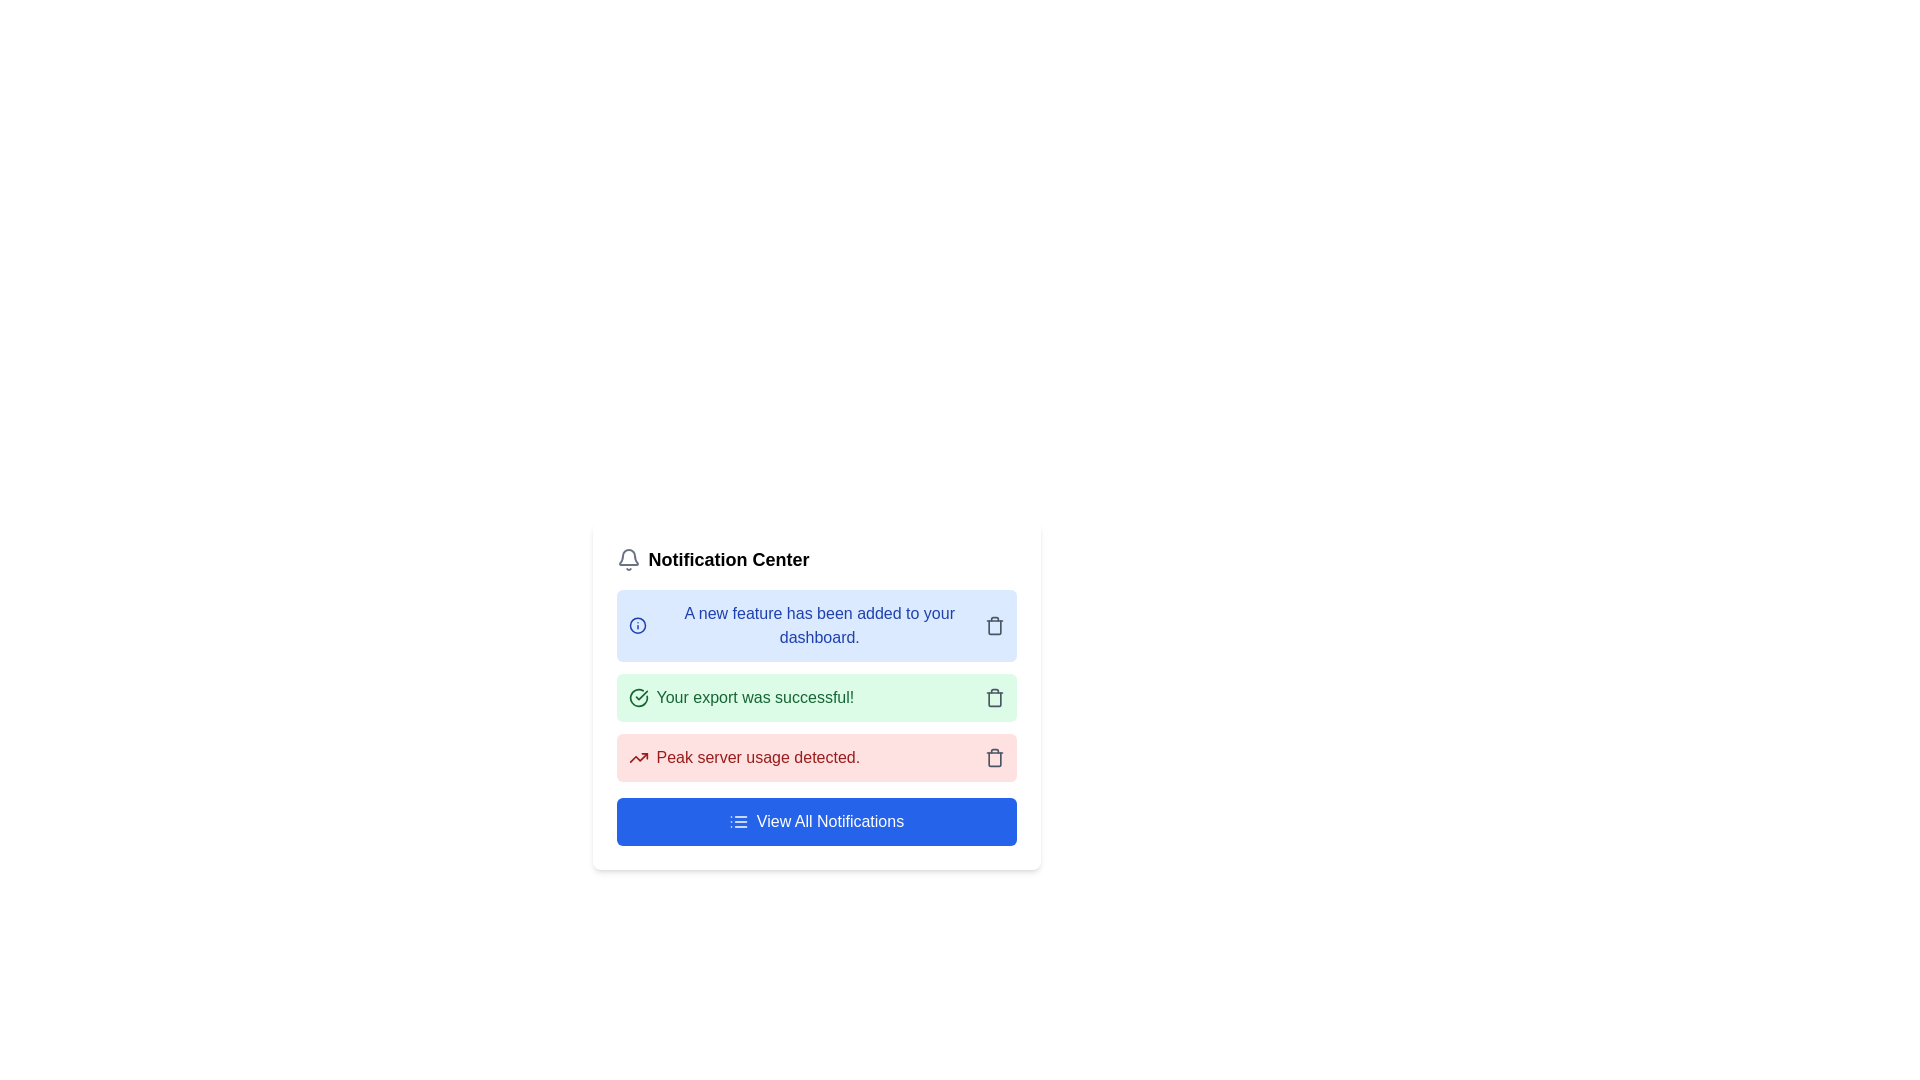 Image resolution: width=1920 pixels, height=1080 pixels. Describe the element at coordinates (637, 758) in the screenshot. I see `the SVG icon resembling a line graph trending upwards, which is positioned to the left of the notification text 'Peak server usage detected.'` at that location.